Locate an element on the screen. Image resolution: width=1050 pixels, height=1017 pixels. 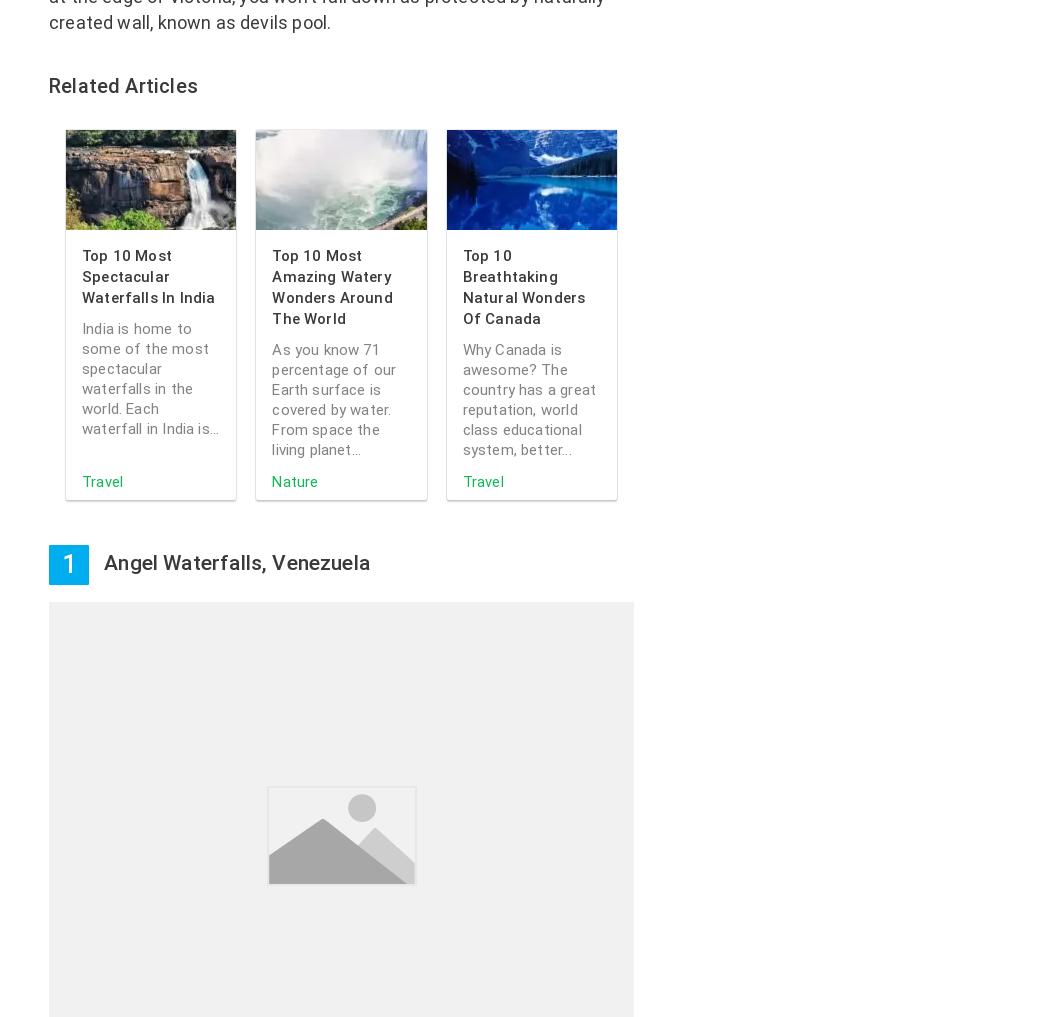
'As you know 71 percentage of our Earth surface is covered by water. From space the living planet...' is located at coordinates (334, 399).